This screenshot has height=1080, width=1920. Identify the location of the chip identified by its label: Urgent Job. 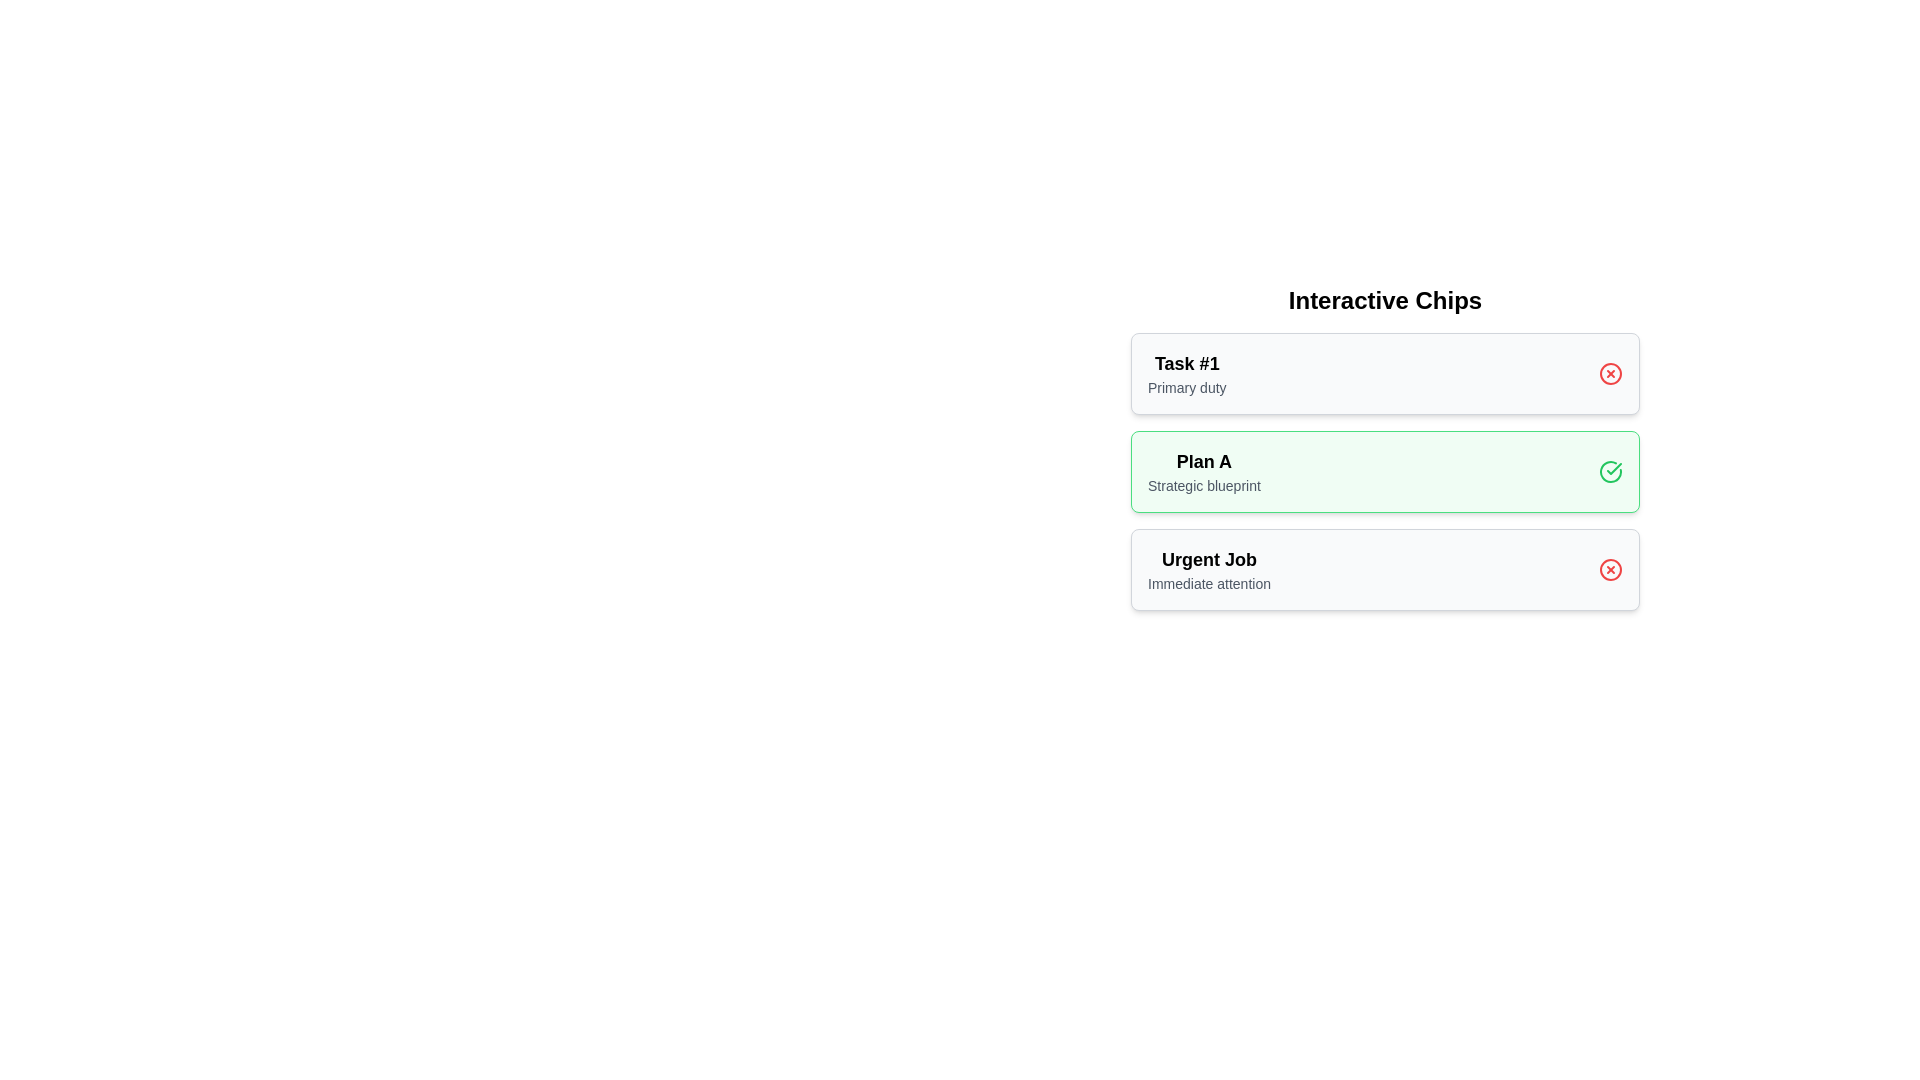
(1611, 570).